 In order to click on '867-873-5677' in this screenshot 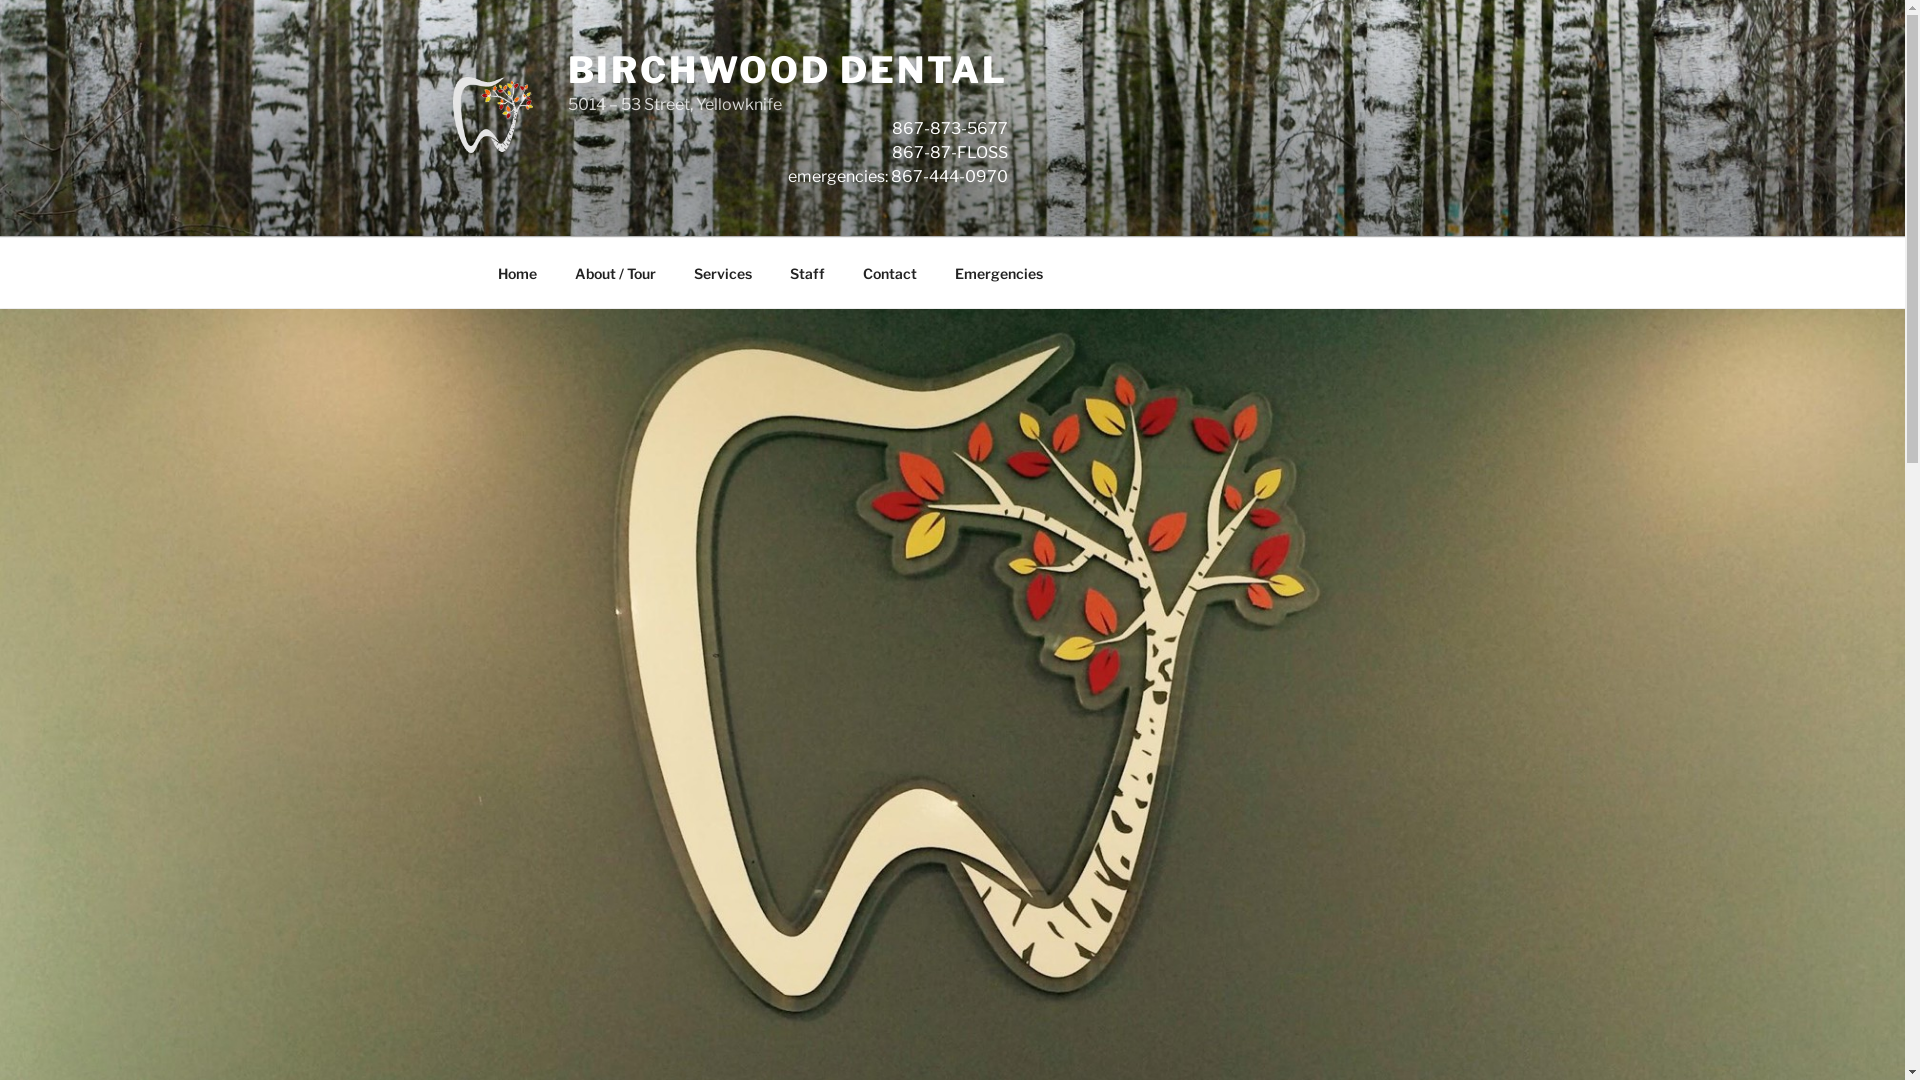, I will do `click(949, 128)`.